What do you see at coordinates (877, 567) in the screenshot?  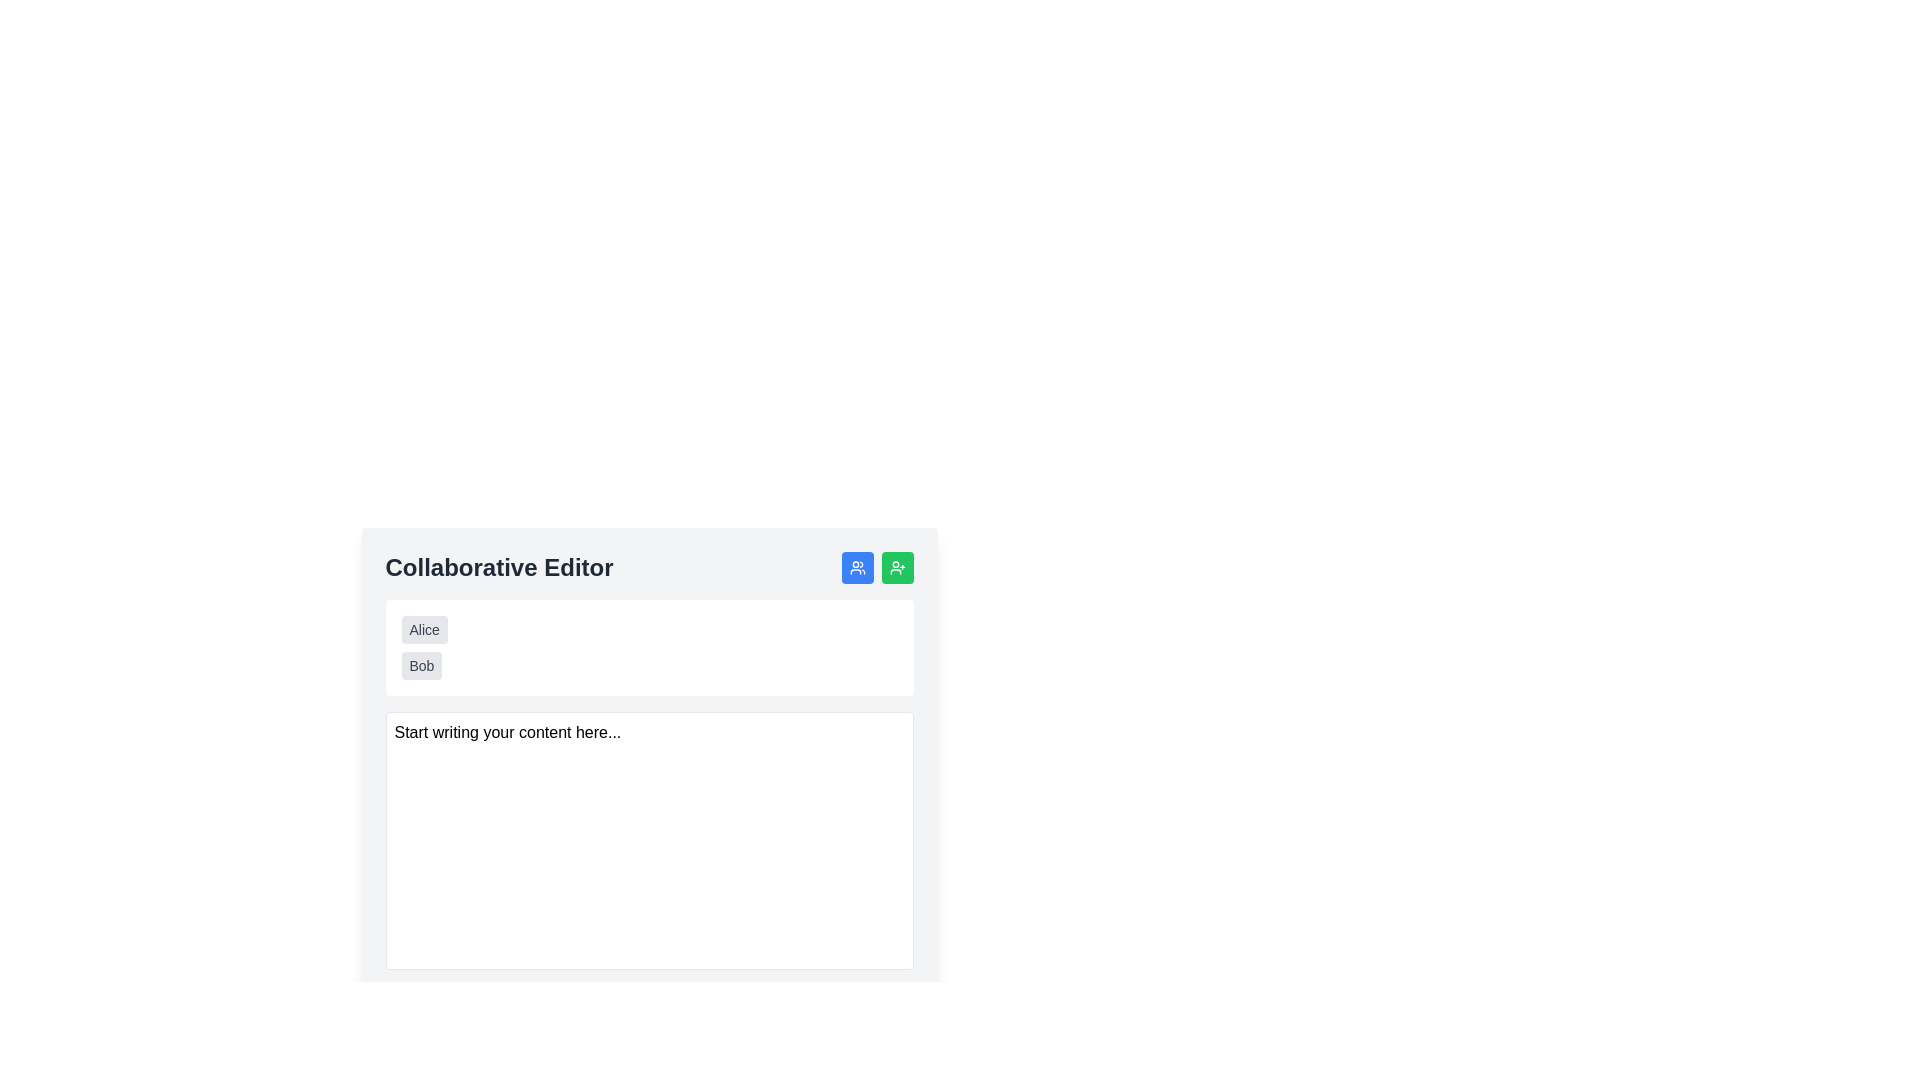 I see `the interactive button for adding a new user in the top-right corner of the header section labeled 'Collaborative Editor'` at bounding box center [877, 567].